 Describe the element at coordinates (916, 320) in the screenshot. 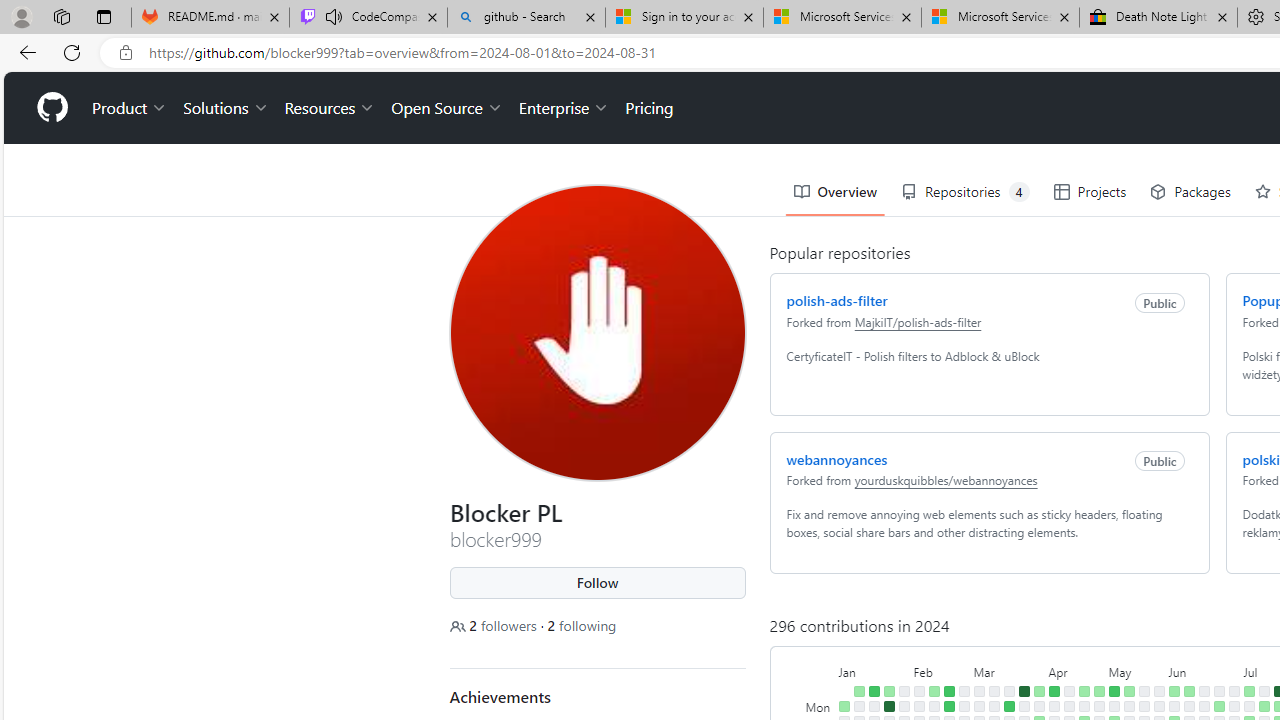

I see `'MajkiIT/polish-ads-filter'` at that location.